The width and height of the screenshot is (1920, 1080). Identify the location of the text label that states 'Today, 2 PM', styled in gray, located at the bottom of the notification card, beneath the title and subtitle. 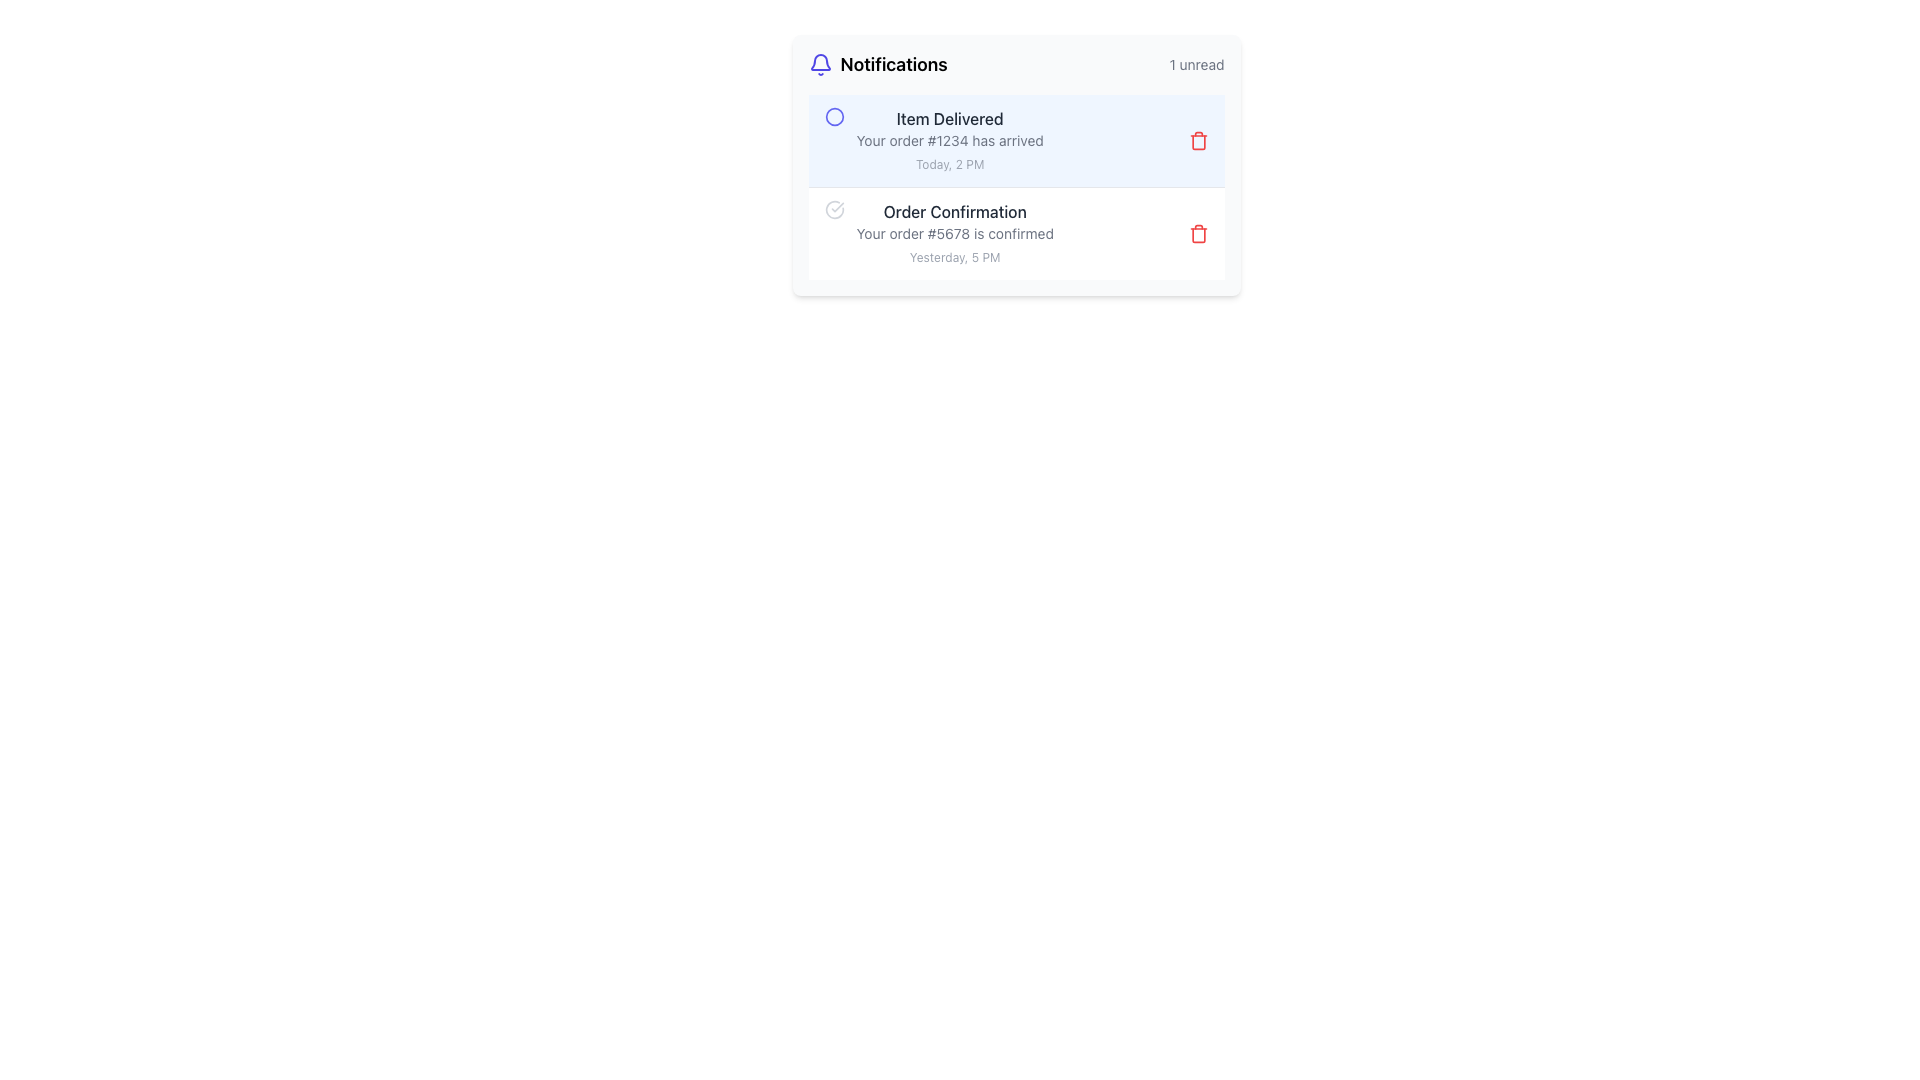
(949, 163).